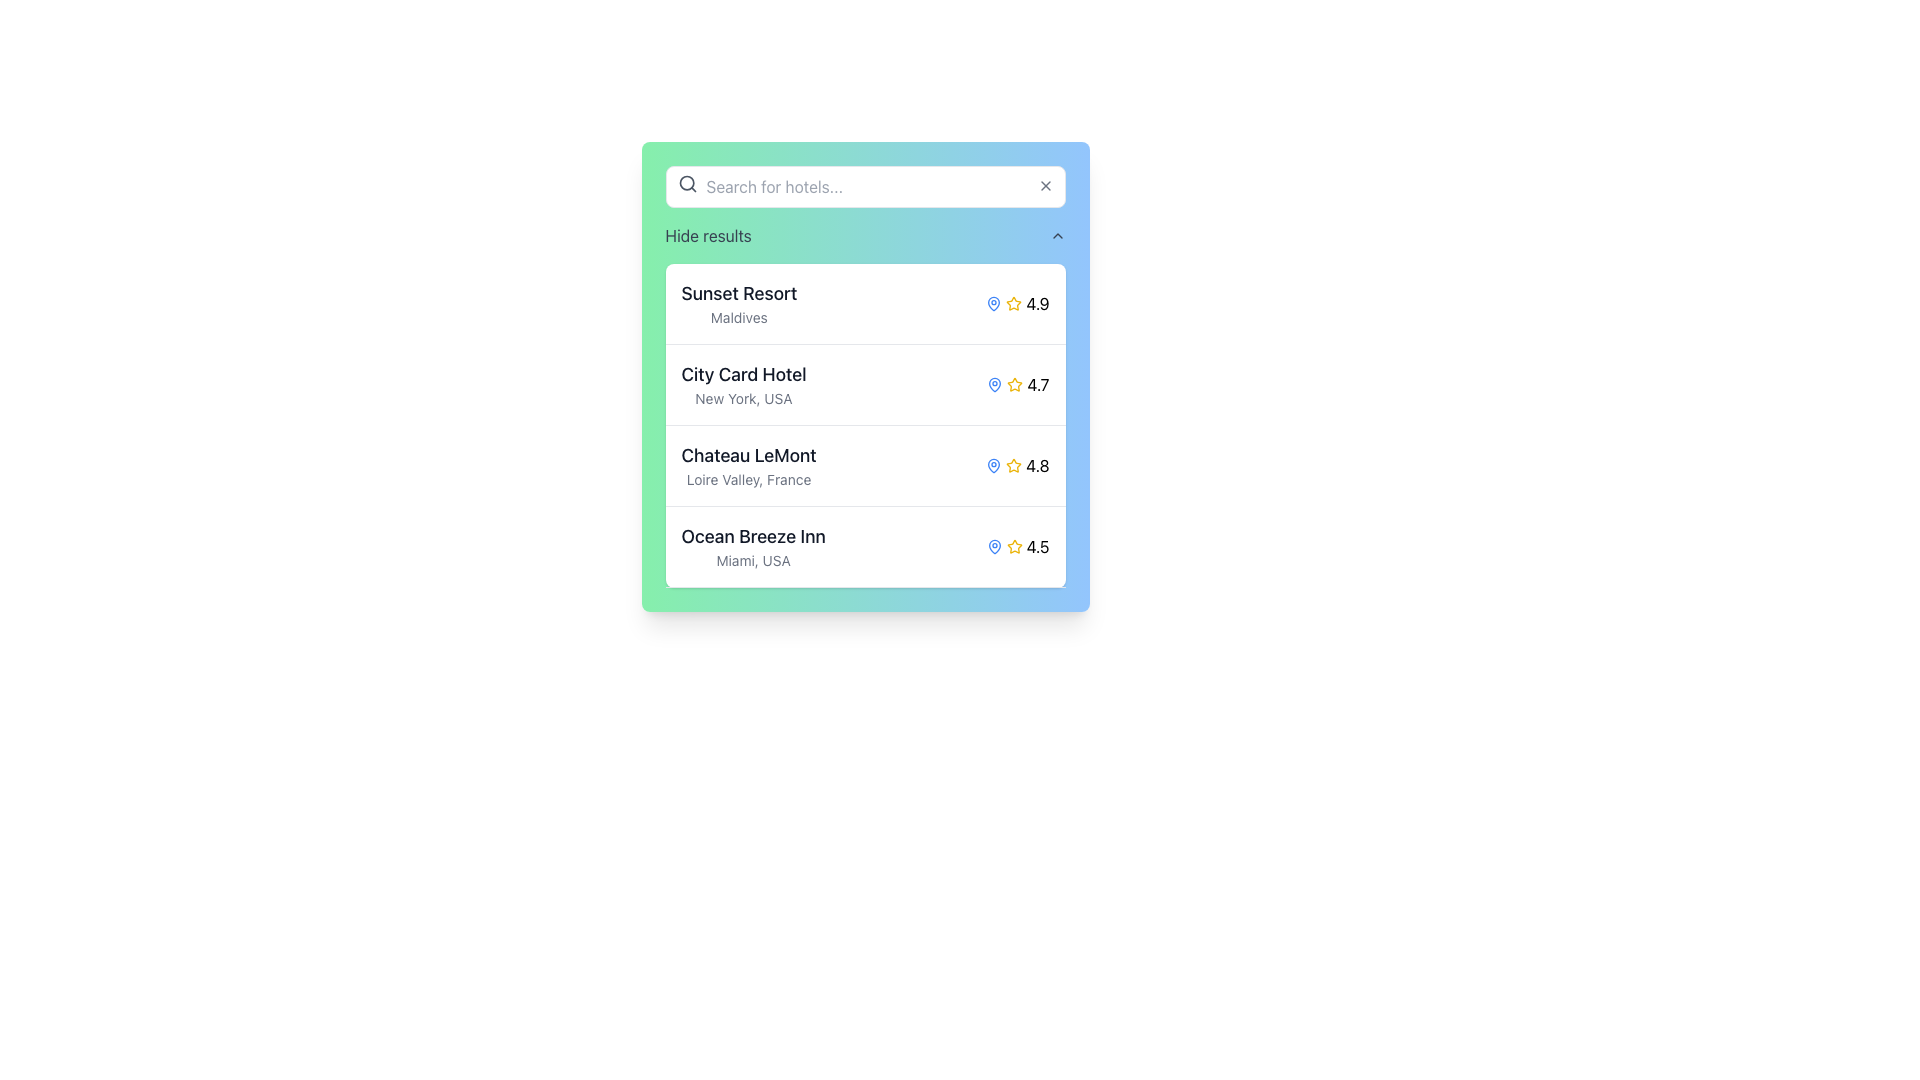 This screenshot has height=1080, width=1920. What do you see at coordinates (1037, 547) in the screenshot?
I see `the static text displaying the rating score '4.5' for the 'Ocean Breeze Inn' listing` at bounding box center [1037, 547].